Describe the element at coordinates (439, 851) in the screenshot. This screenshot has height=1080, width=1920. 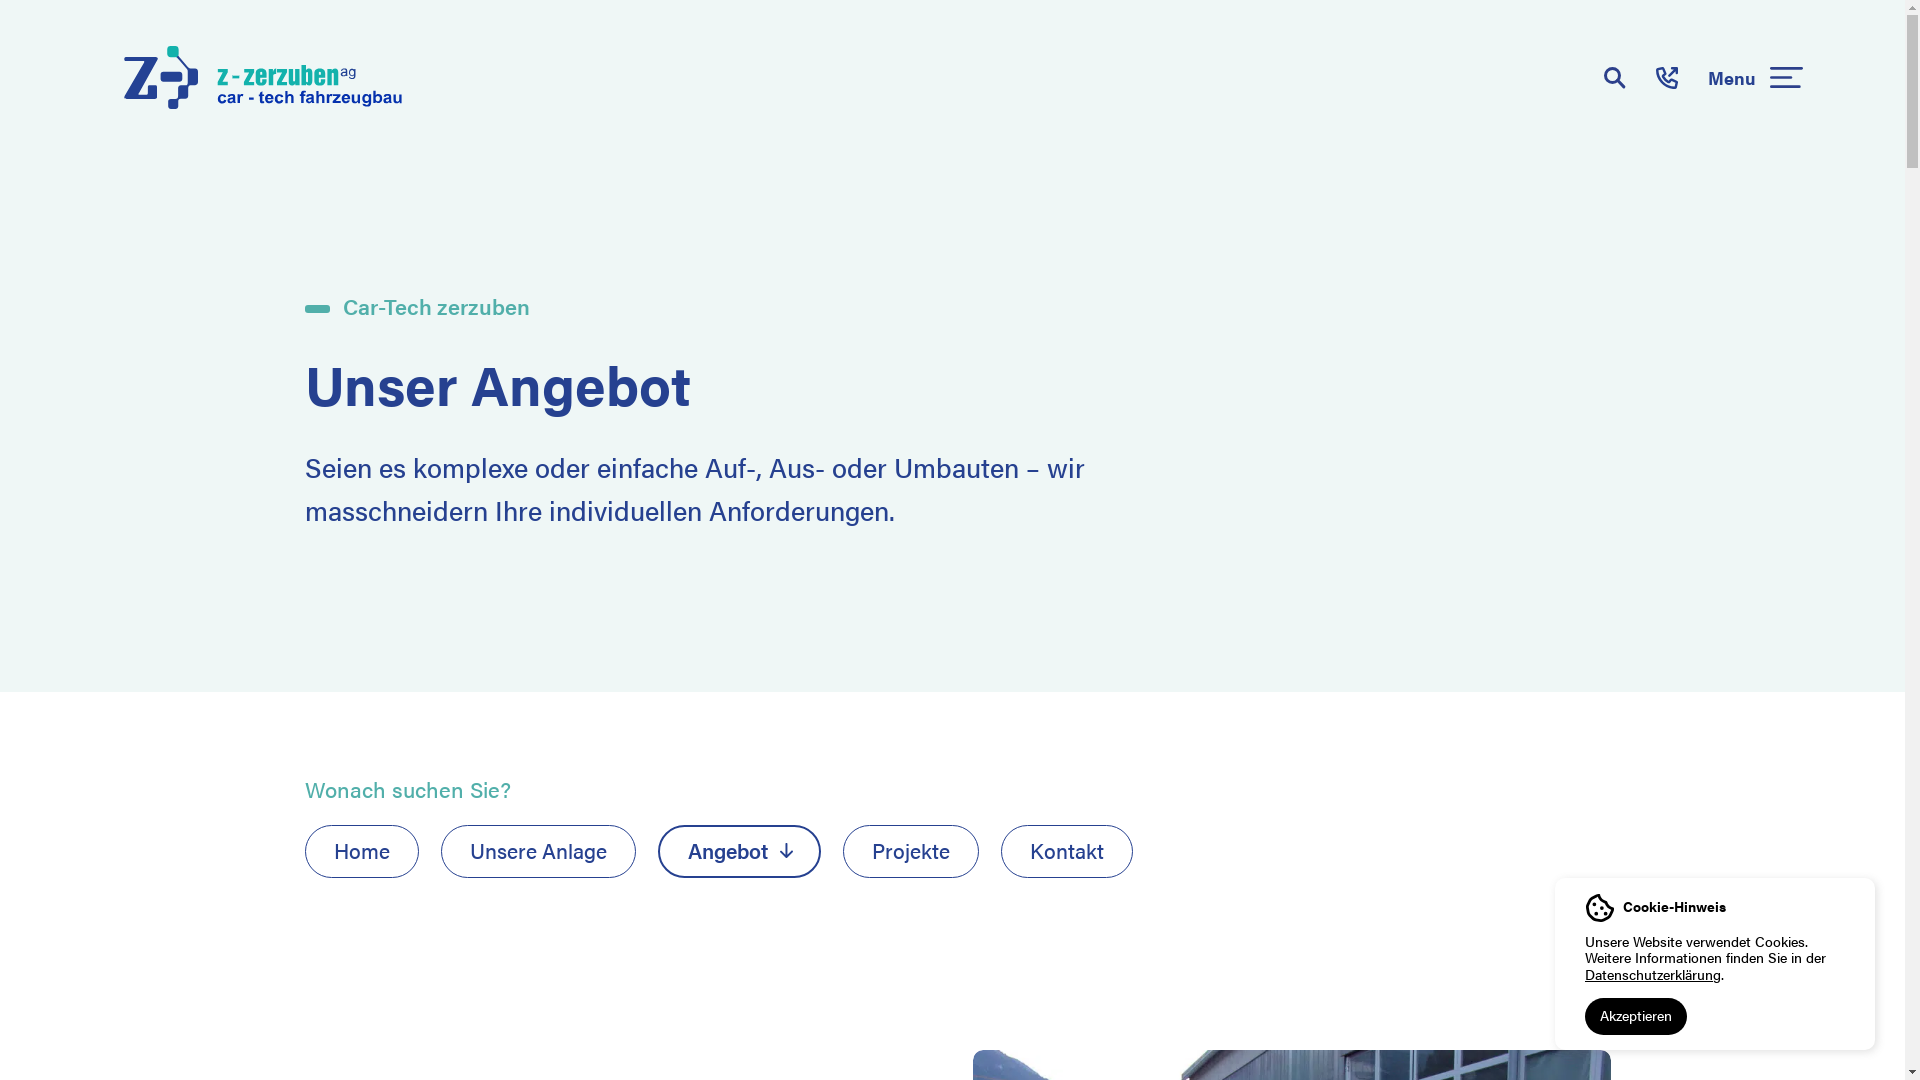
I see `'Unsere Anlage'` at that location.